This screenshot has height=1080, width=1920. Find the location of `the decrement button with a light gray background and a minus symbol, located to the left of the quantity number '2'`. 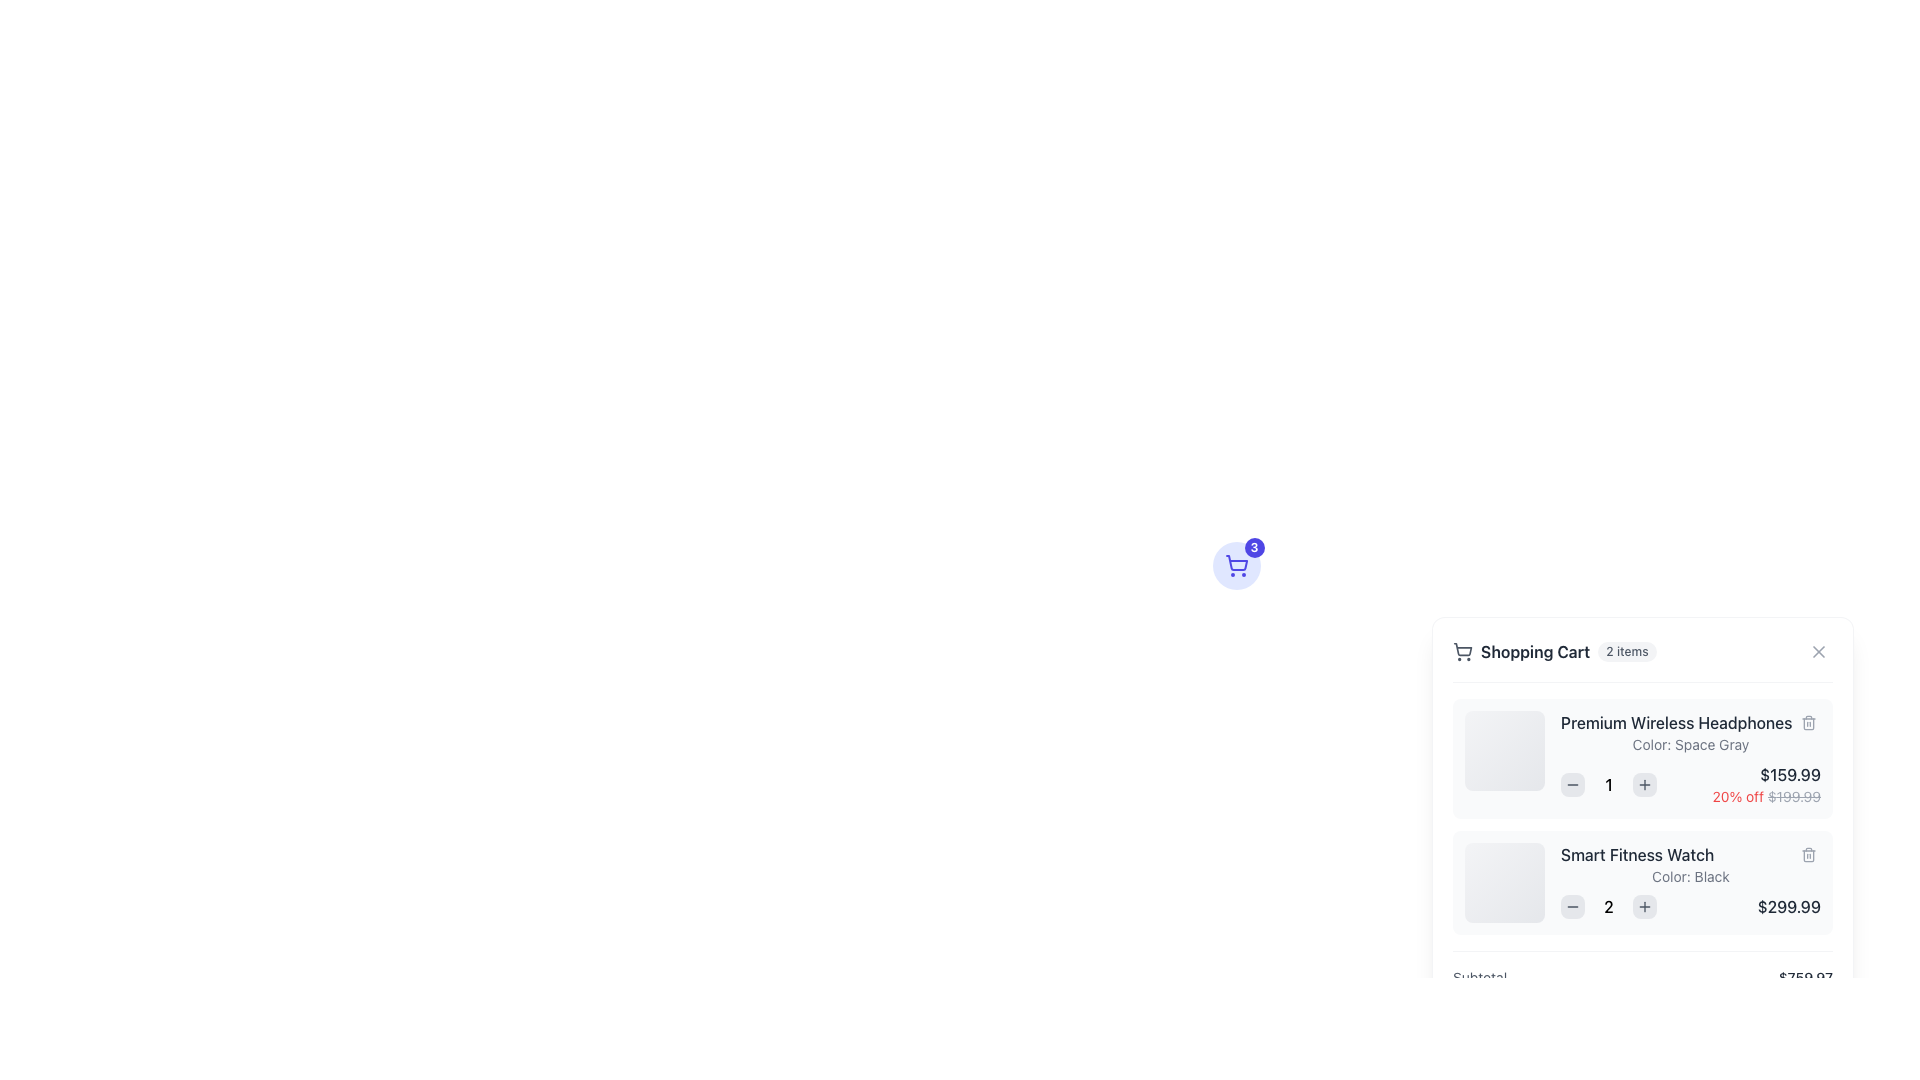

the decrement button with a light gray background and a minus symbol, located to the left of the quantity number '2' is located at coordinates (1572, 906).